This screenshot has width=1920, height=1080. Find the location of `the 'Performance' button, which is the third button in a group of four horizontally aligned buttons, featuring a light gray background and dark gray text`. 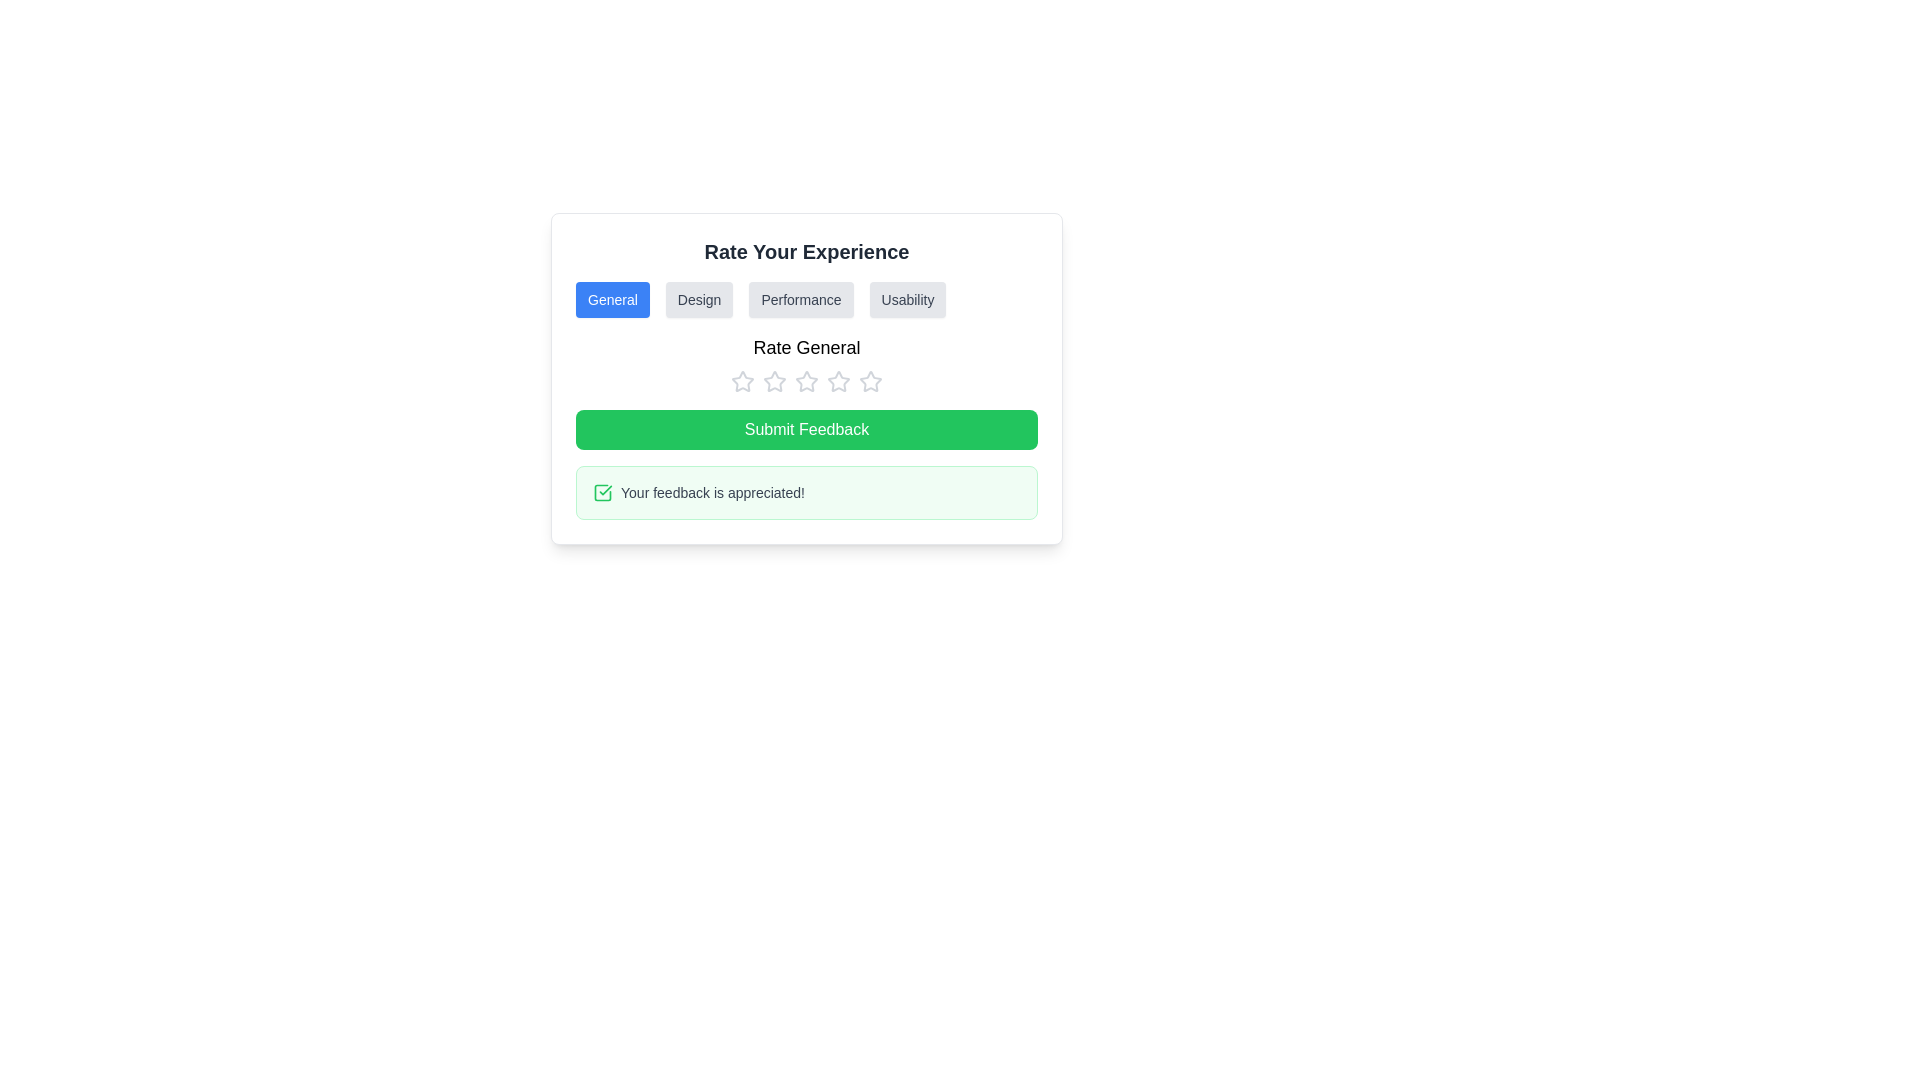

the 'Performance' button, which is the third button in a group of four horizontally aligned buttons, featuring a light gray background and dark gray text is located at coordinates (801, 300).